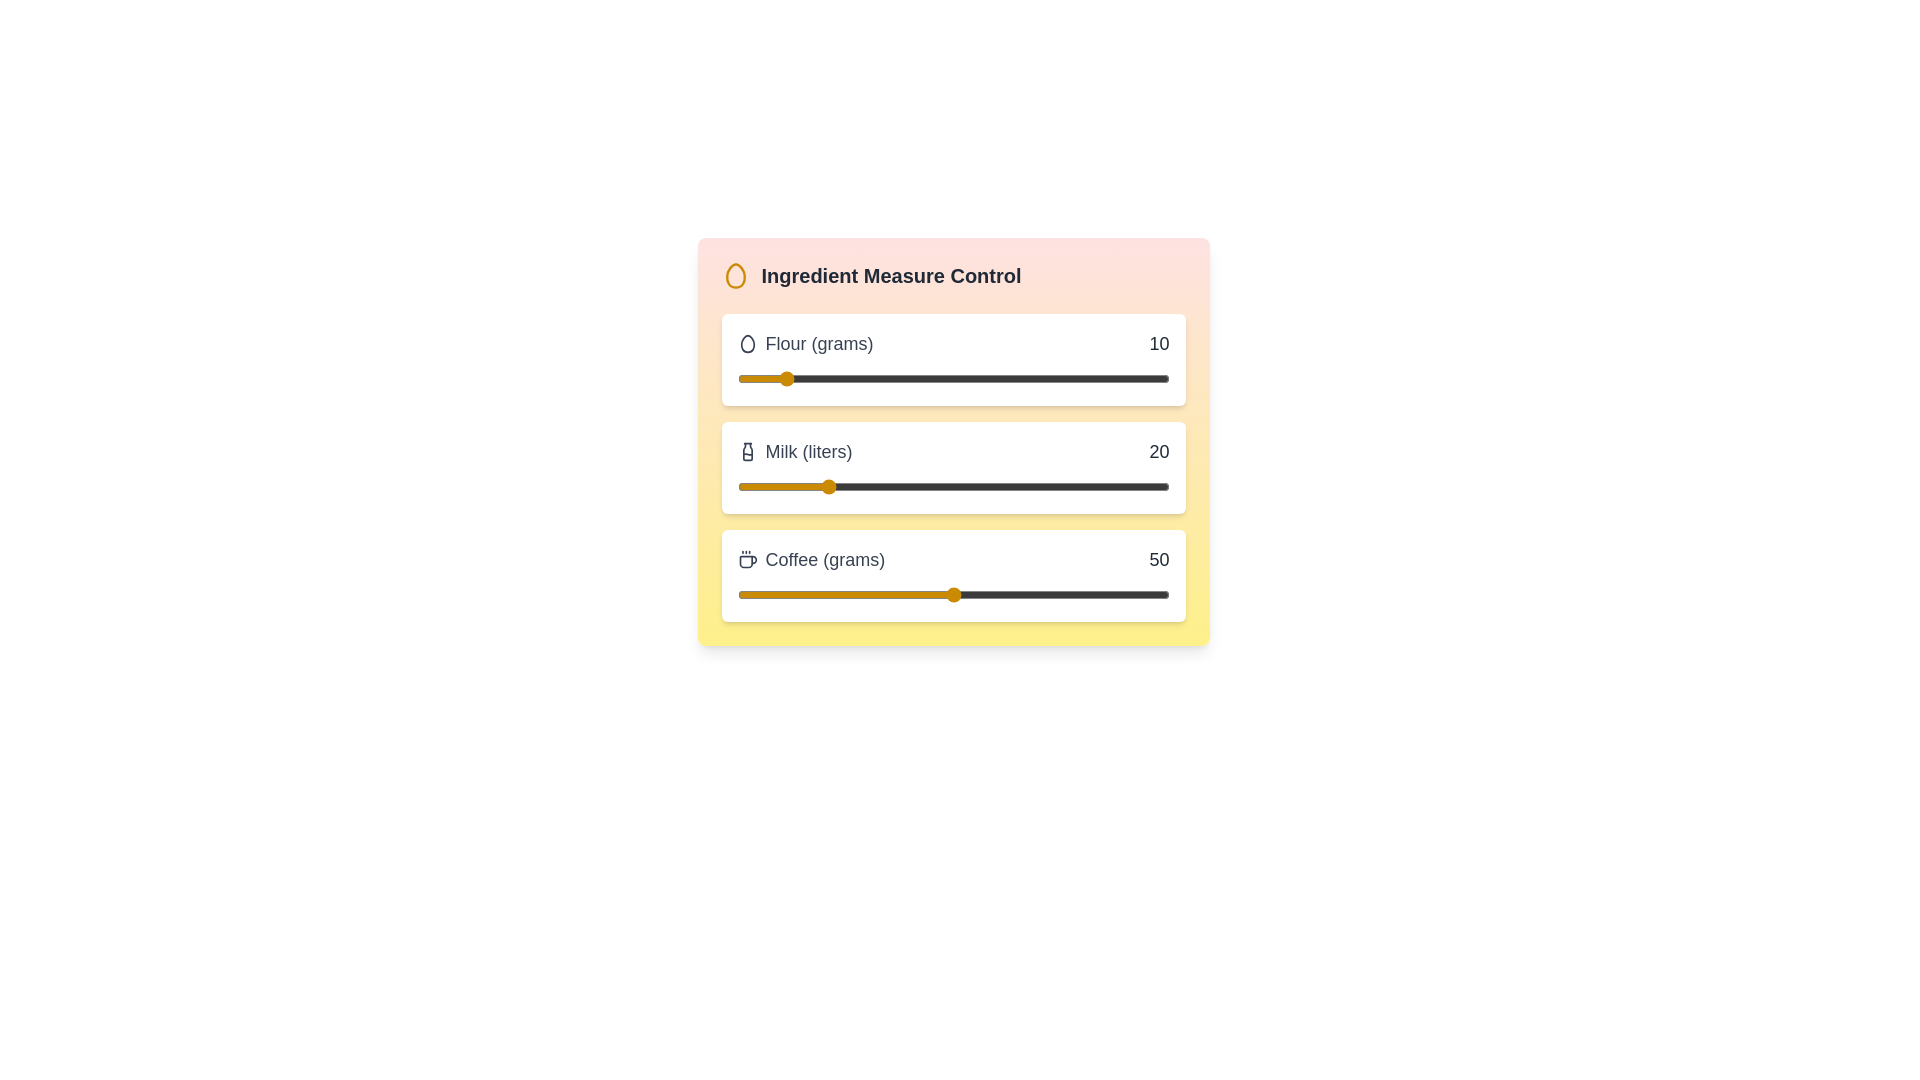 Image resolution: width=1920 pixels, height=1080 pixels. I want to click on the coffee amount, so click(952, 593).